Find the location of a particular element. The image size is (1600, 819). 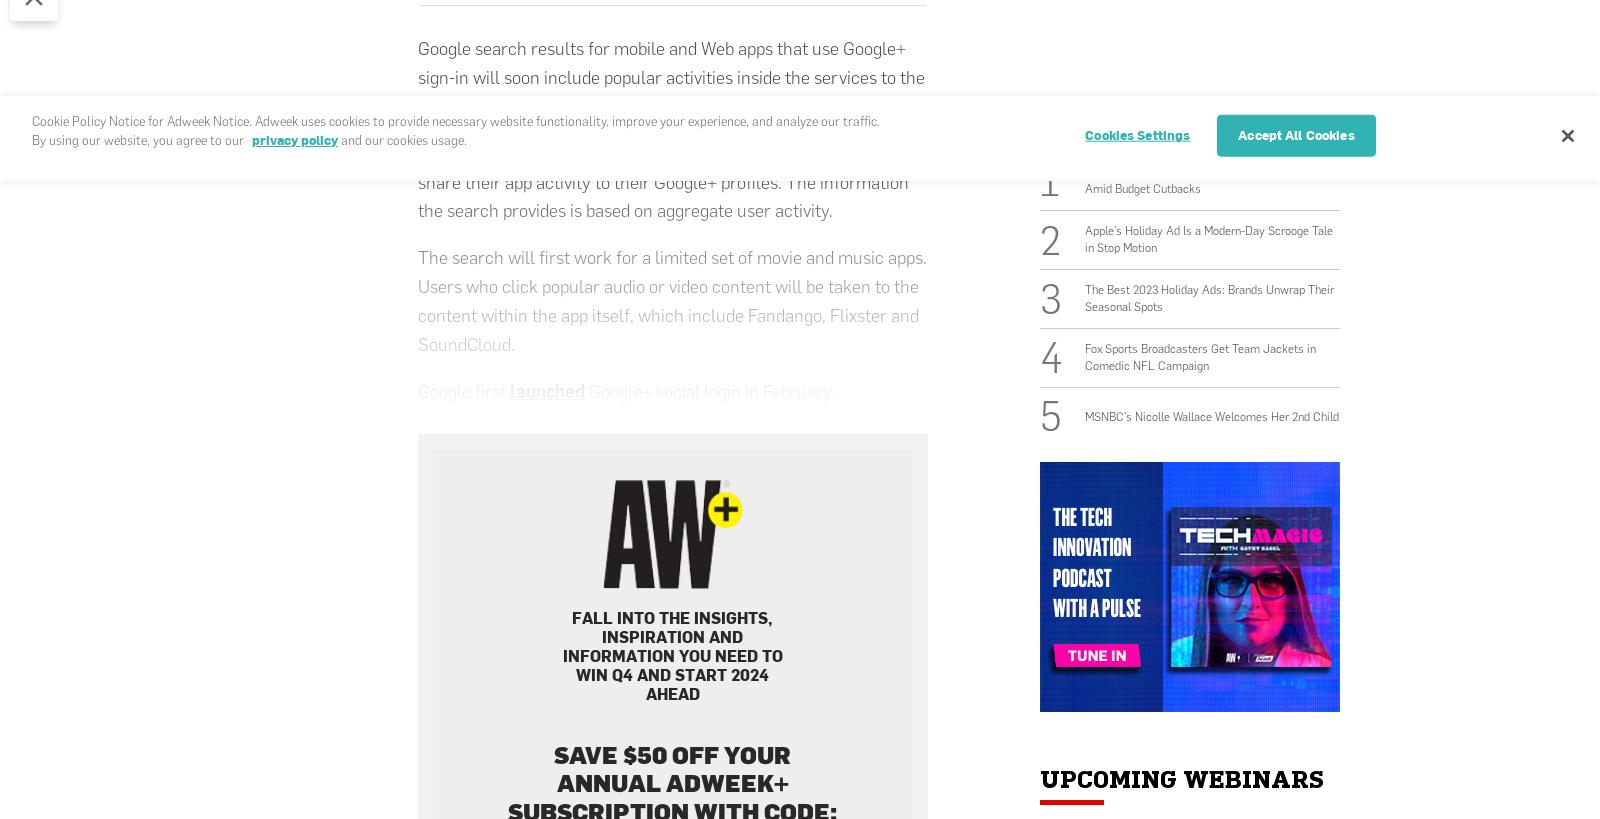

'launched' is located at coordinates (546, 389).